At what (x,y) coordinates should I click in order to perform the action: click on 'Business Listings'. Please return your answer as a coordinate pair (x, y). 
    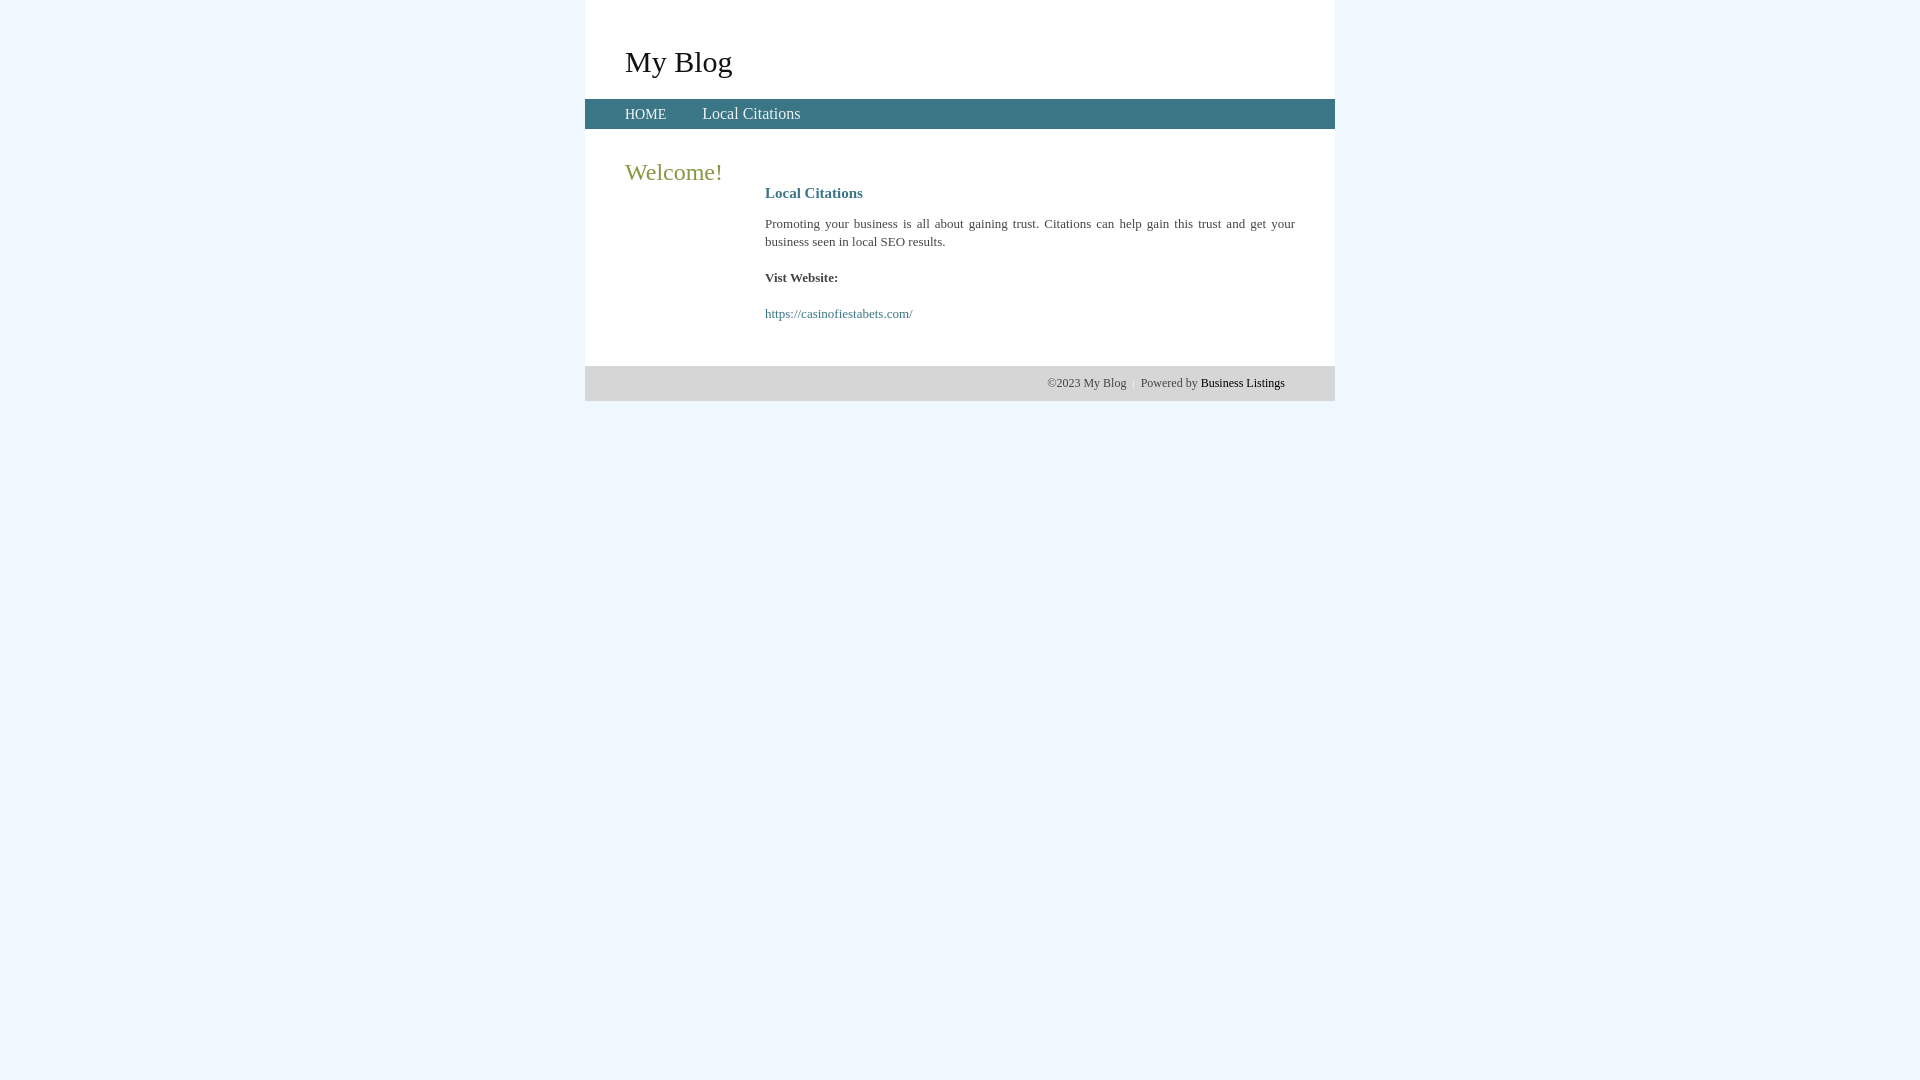
    Looking at the image, I should click on (1242, 382).